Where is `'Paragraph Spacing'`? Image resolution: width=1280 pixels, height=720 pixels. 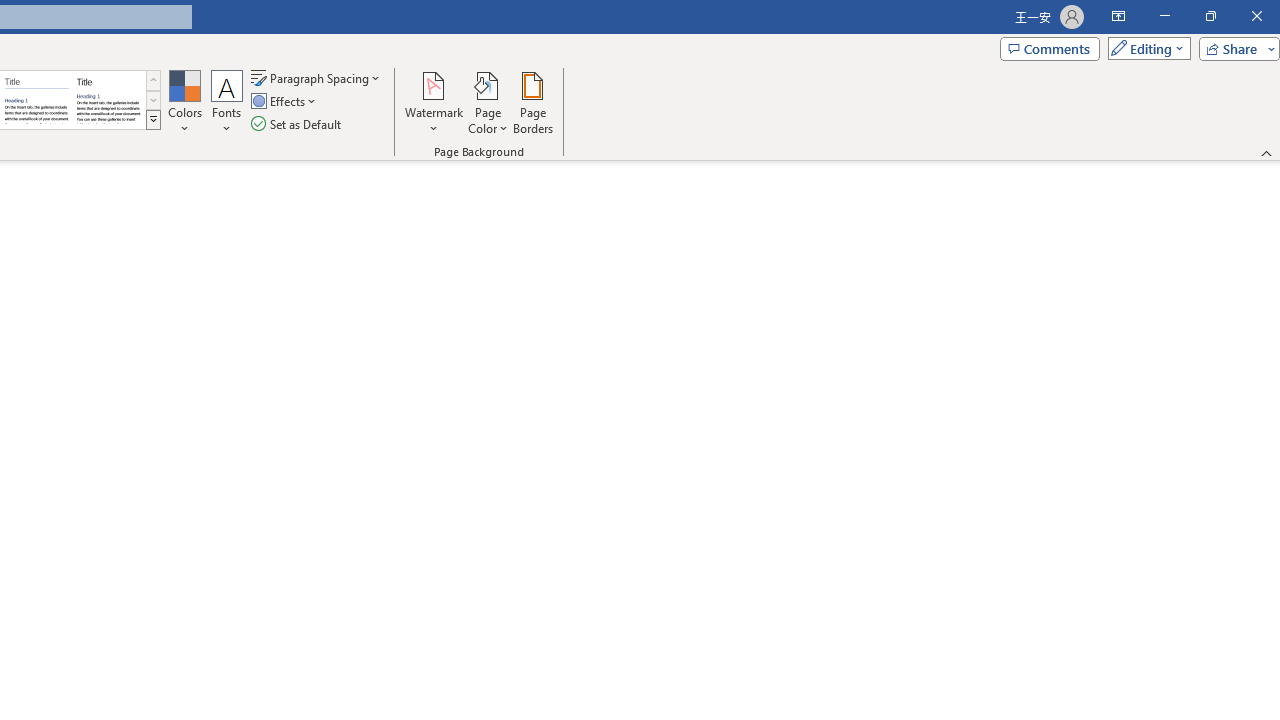
'Paragraph Spacing' is located at coordinates (316, 77).